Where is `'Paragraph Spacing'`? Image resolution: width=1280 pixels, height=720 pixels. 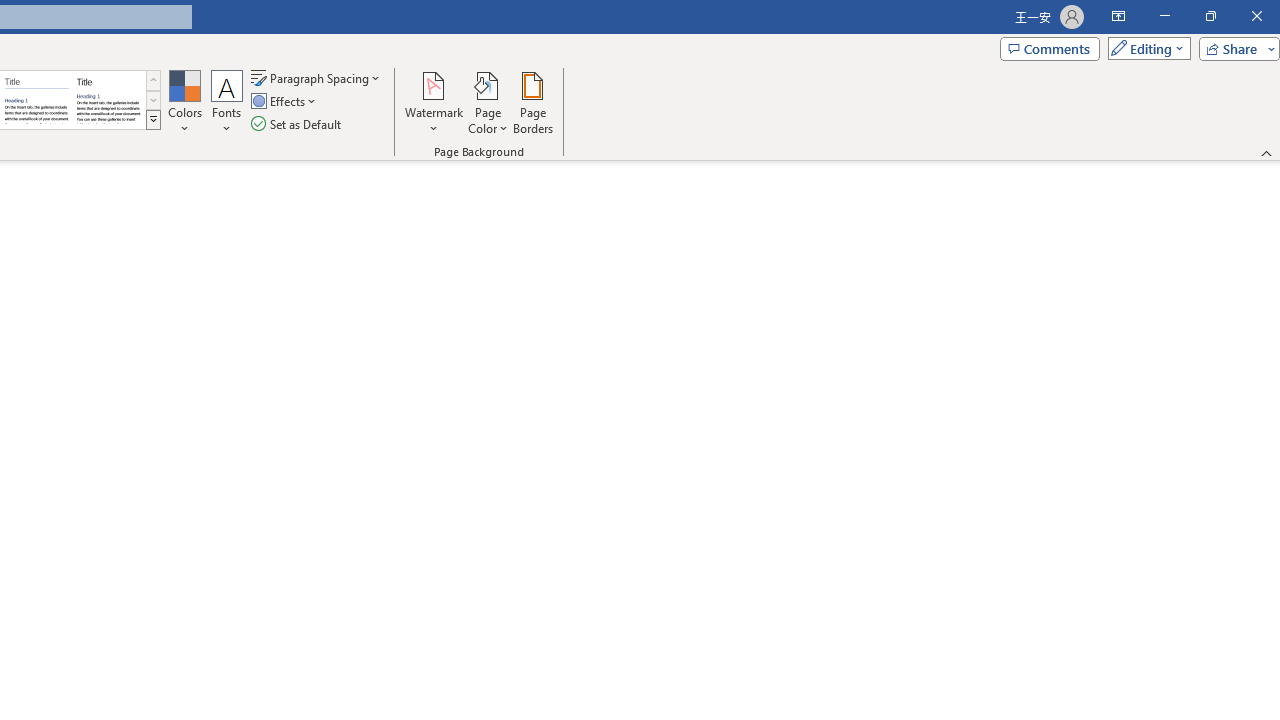
'Paragraph Spacing' is located at coordinates (316, 77).